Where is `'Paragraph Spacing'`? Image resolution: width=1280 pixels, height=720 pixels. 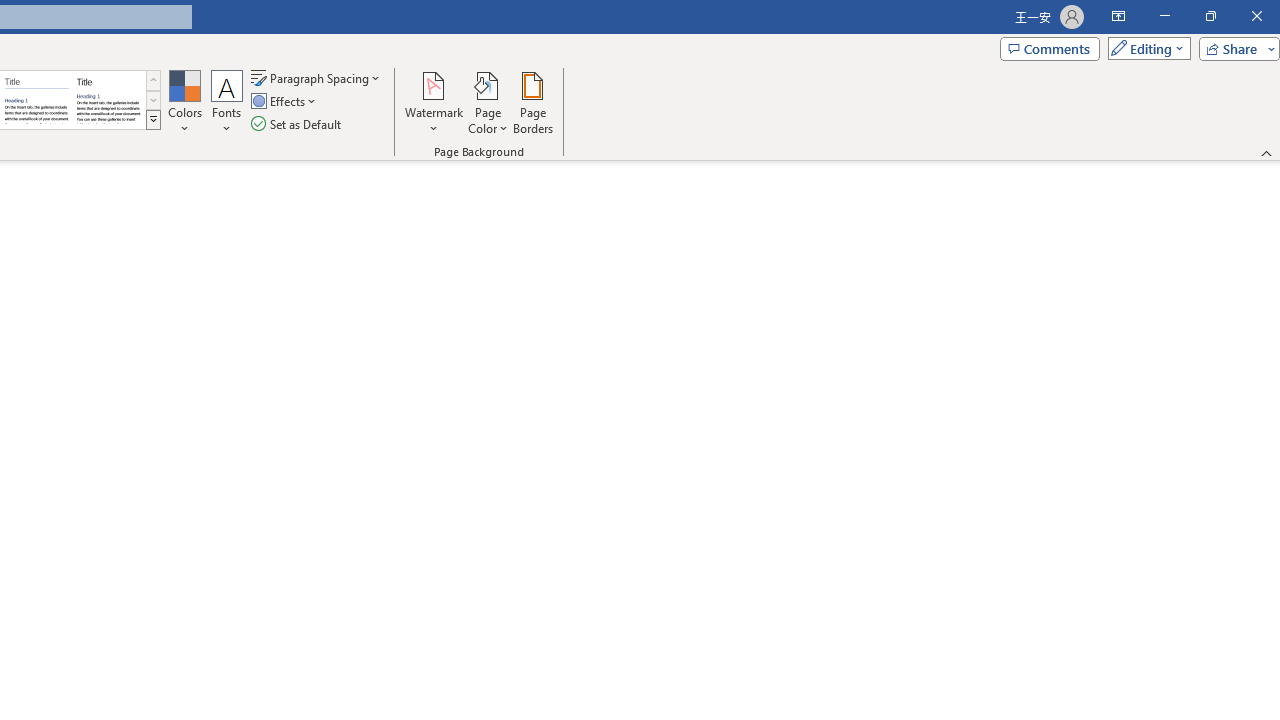
'Paragraph Spacing' is located at coordinates (316, 77).